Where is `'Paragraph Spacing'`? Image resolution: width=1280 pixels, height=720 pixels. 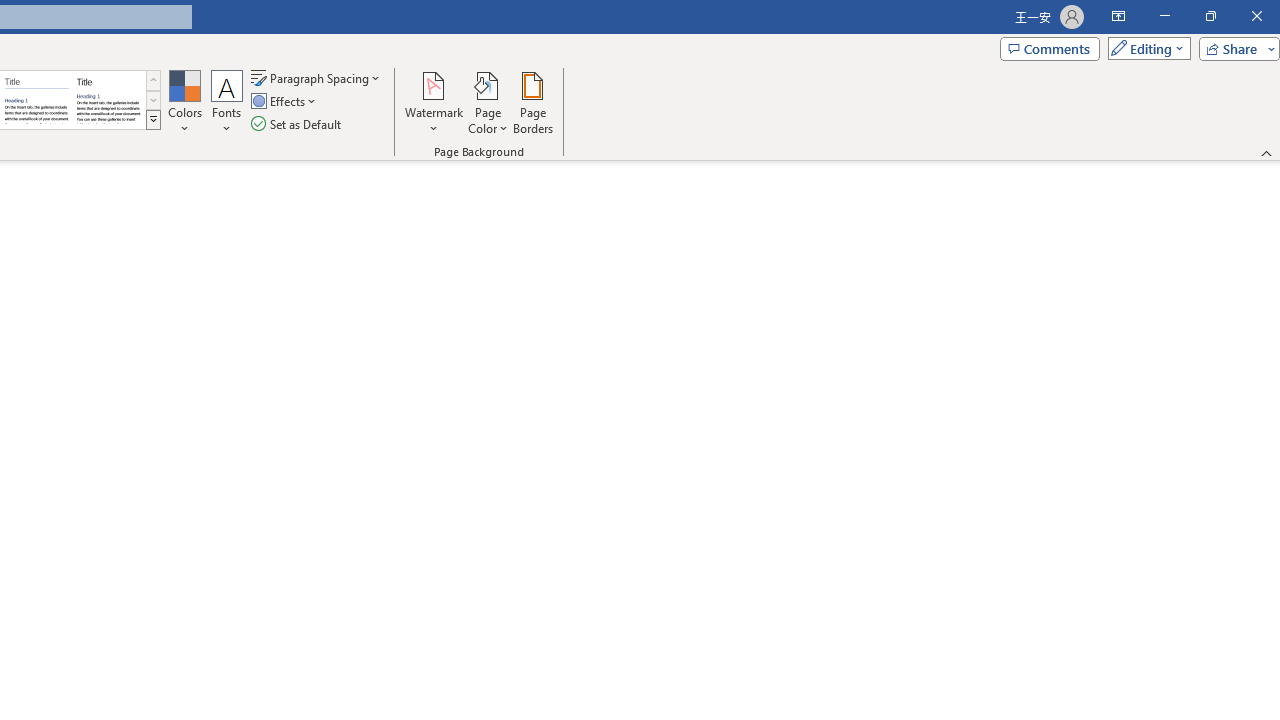
'Paragraph Spacing' is located at coordinates (316, 77).